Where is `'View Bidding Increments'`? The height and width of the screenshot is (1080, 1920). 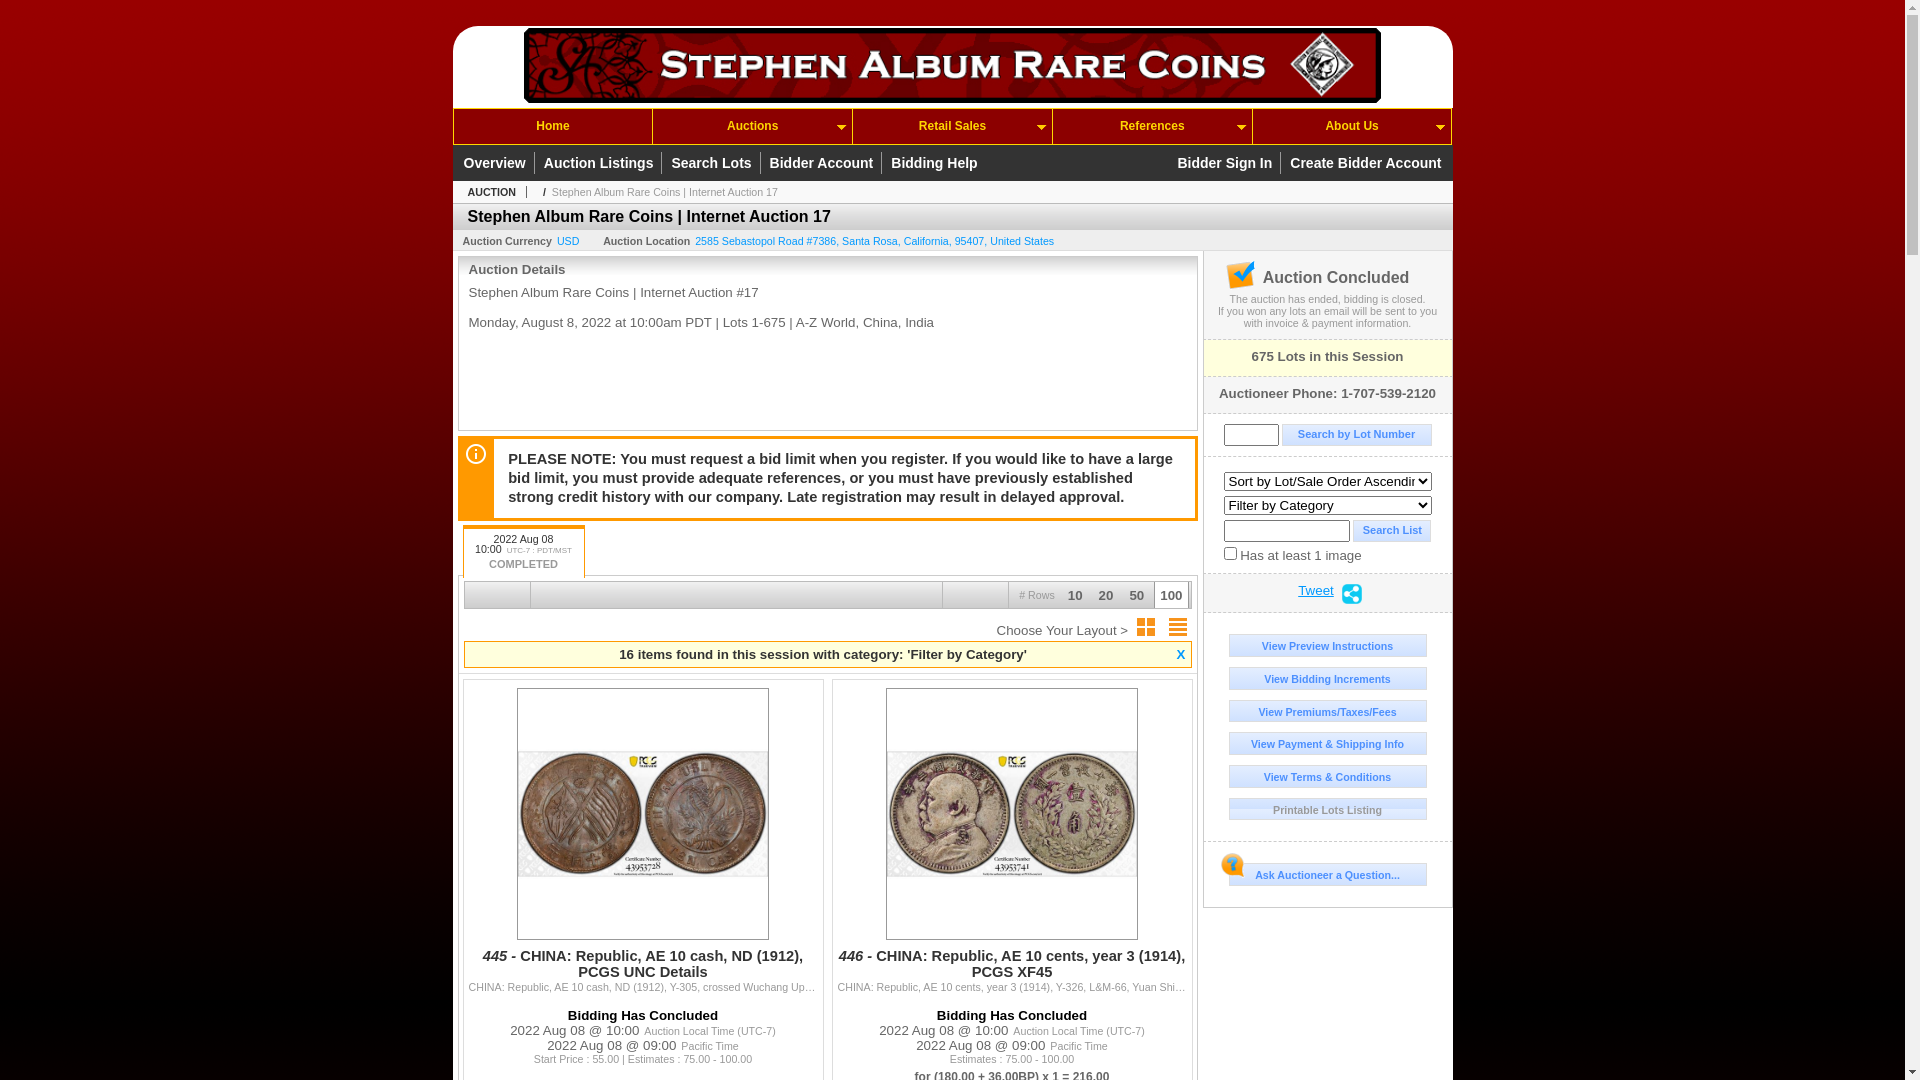 'View Bidding Increments' is located at coordinates (1326, 677).